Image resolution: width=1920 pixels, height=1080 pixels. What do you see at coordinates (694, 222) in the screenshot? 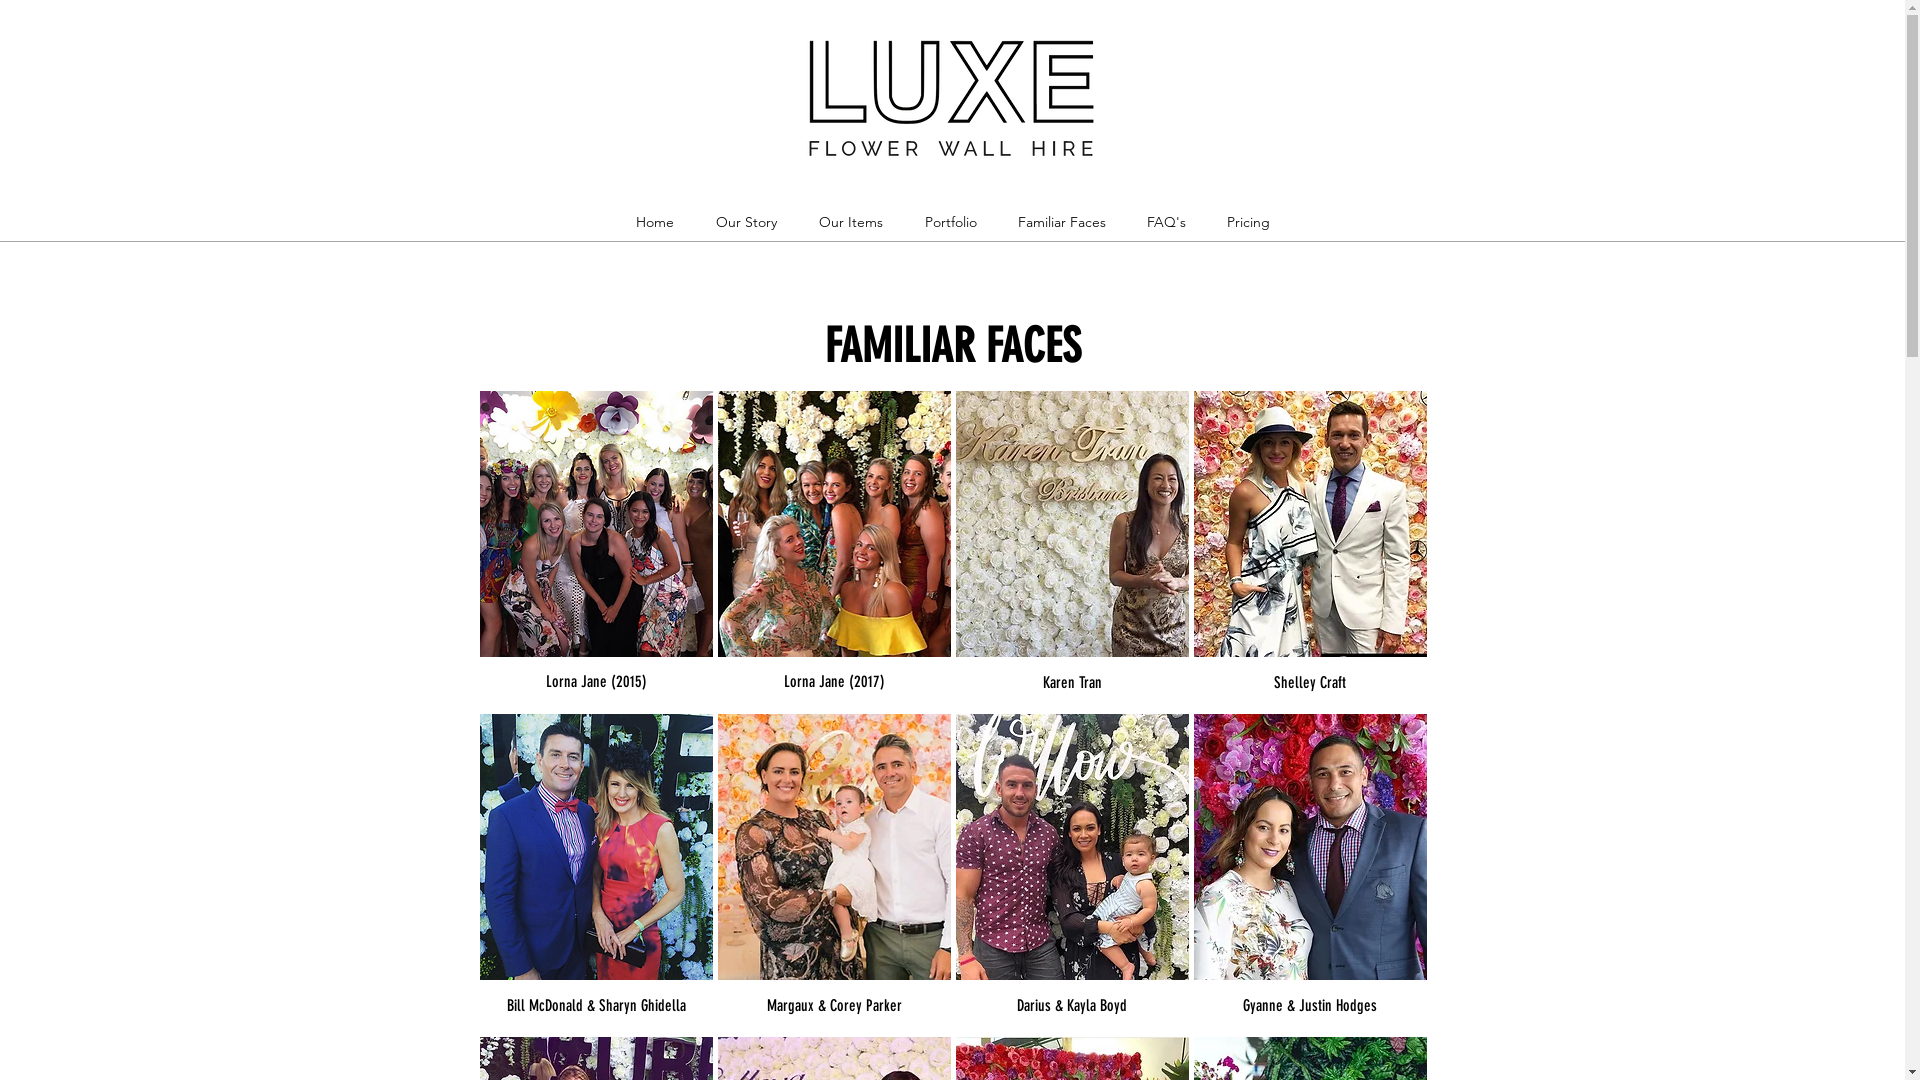
I see `'Our Story'` at bounding box center [694, 222].